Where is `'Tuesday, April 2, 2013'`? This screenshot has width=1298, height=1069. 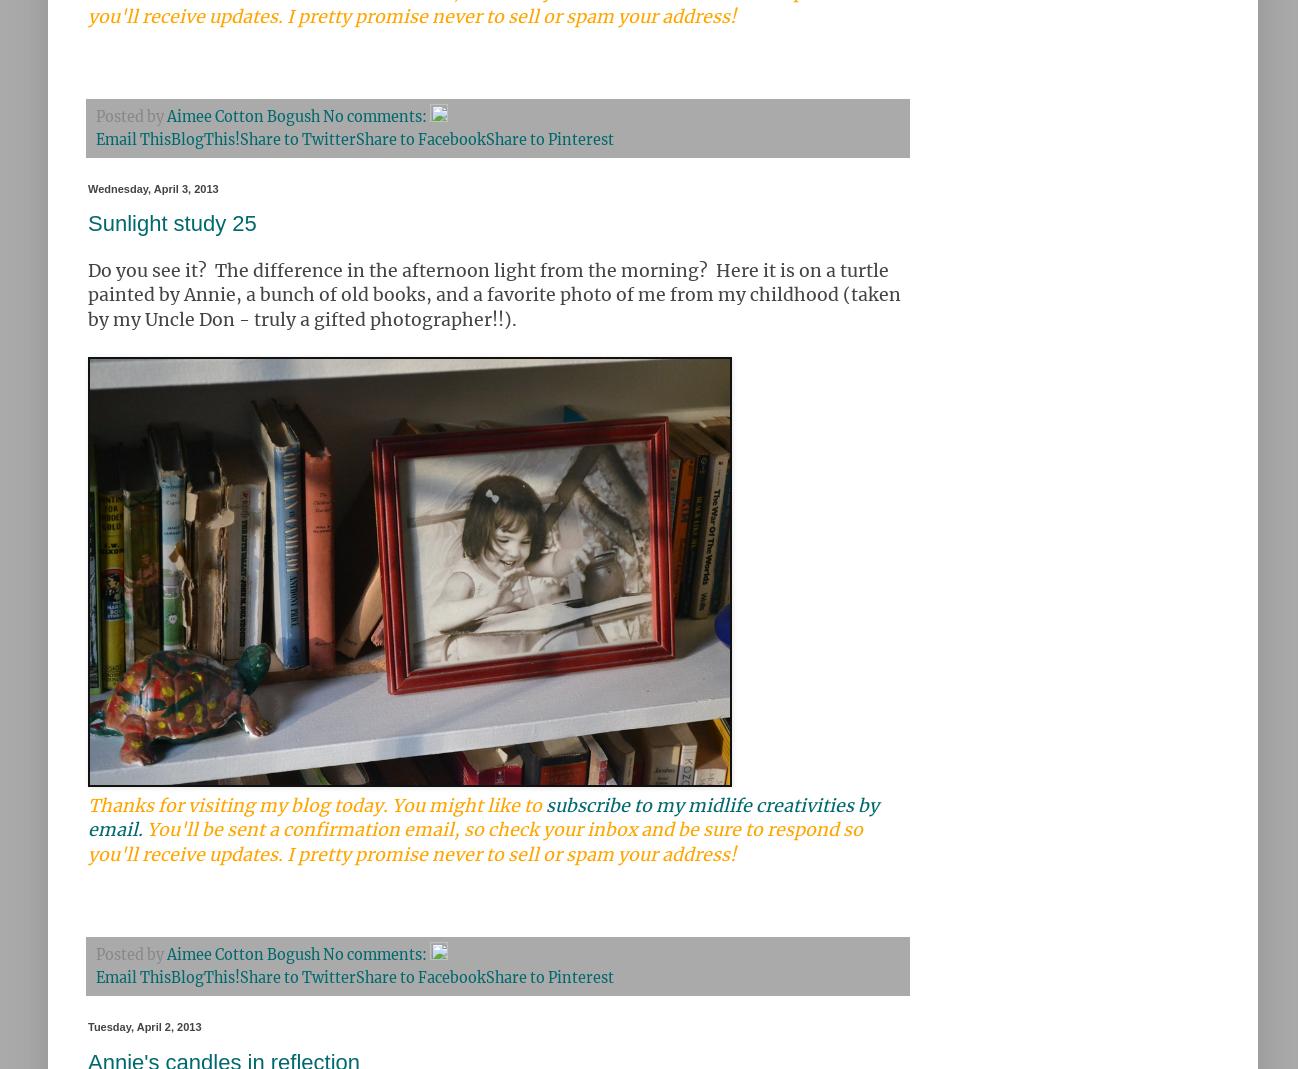
'Tuesday, April 2, 2013' is located at coordinates (143, 1026).